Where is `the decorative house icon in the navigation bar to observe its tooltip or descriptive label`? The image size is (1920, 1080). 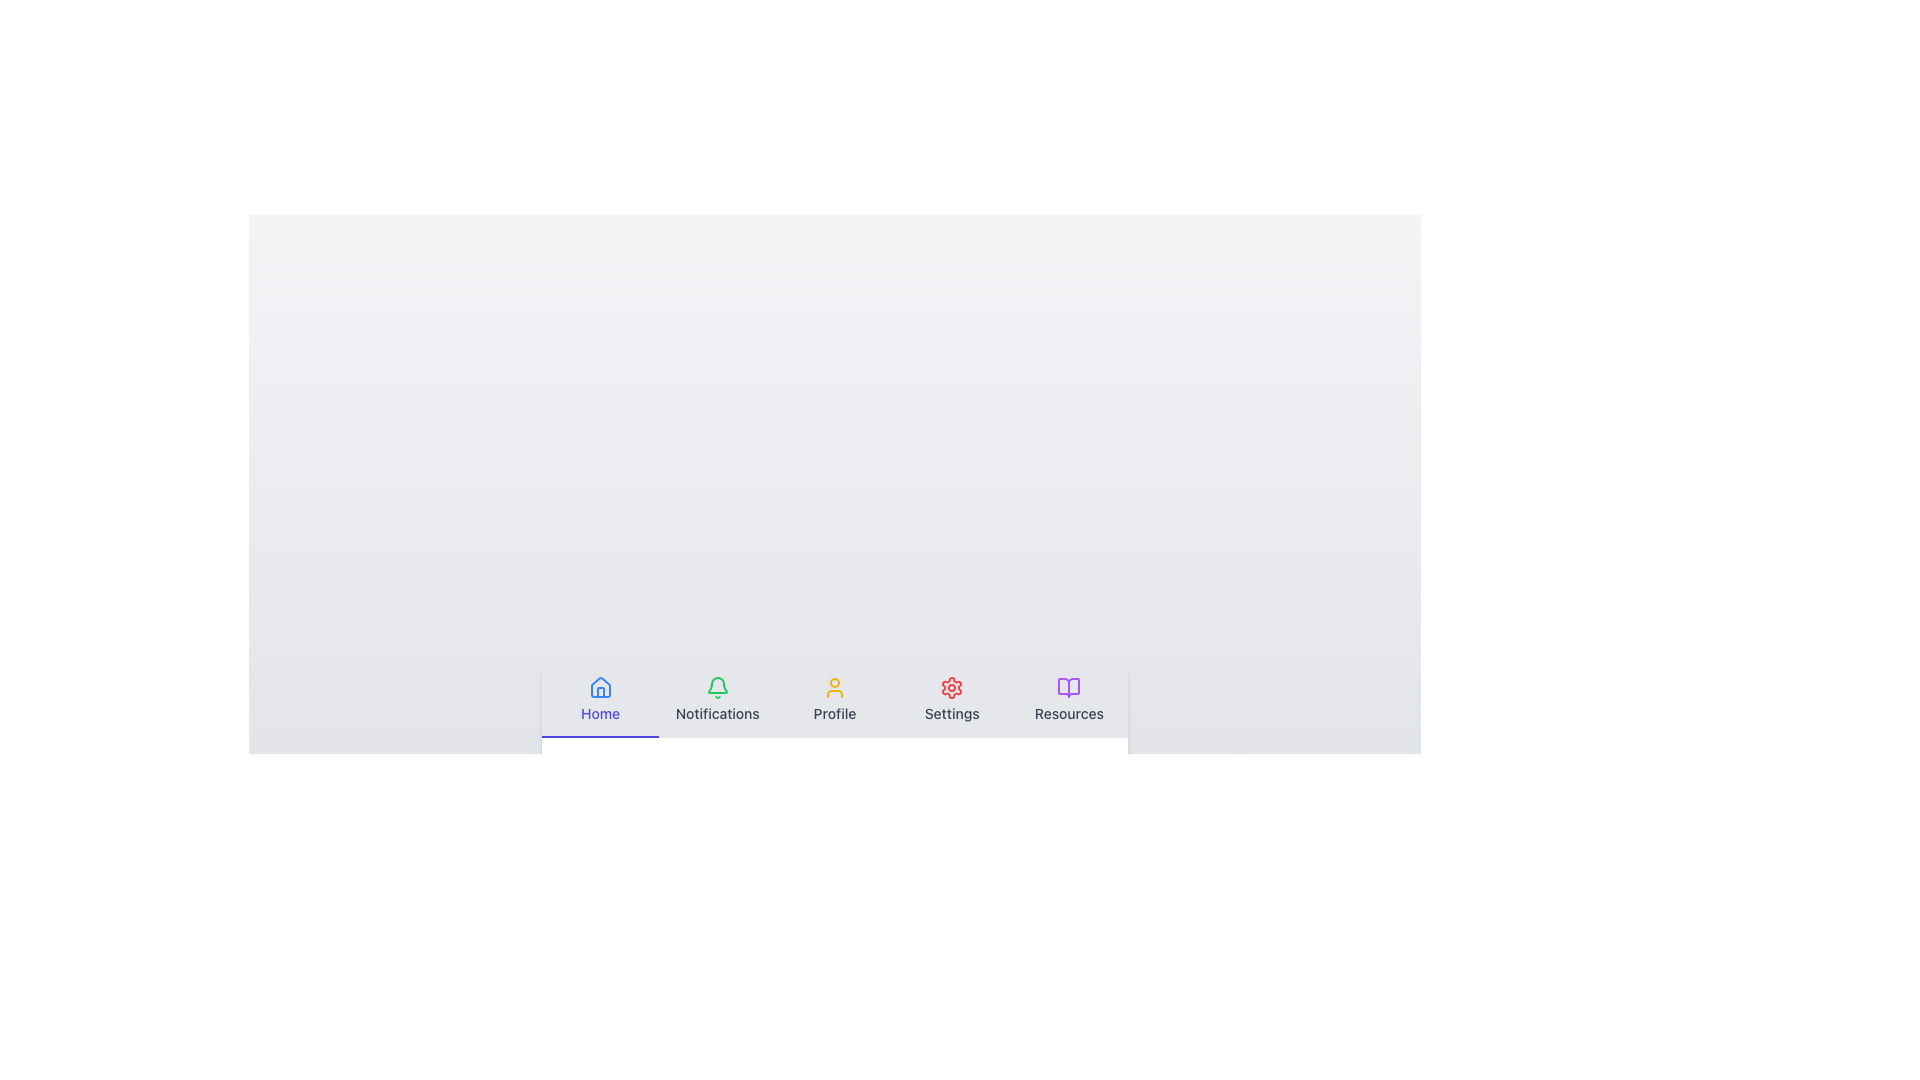
the decorative house icon in the navigation bar to observe its tooltip or descriptive label is located at coordinates (599, 686).